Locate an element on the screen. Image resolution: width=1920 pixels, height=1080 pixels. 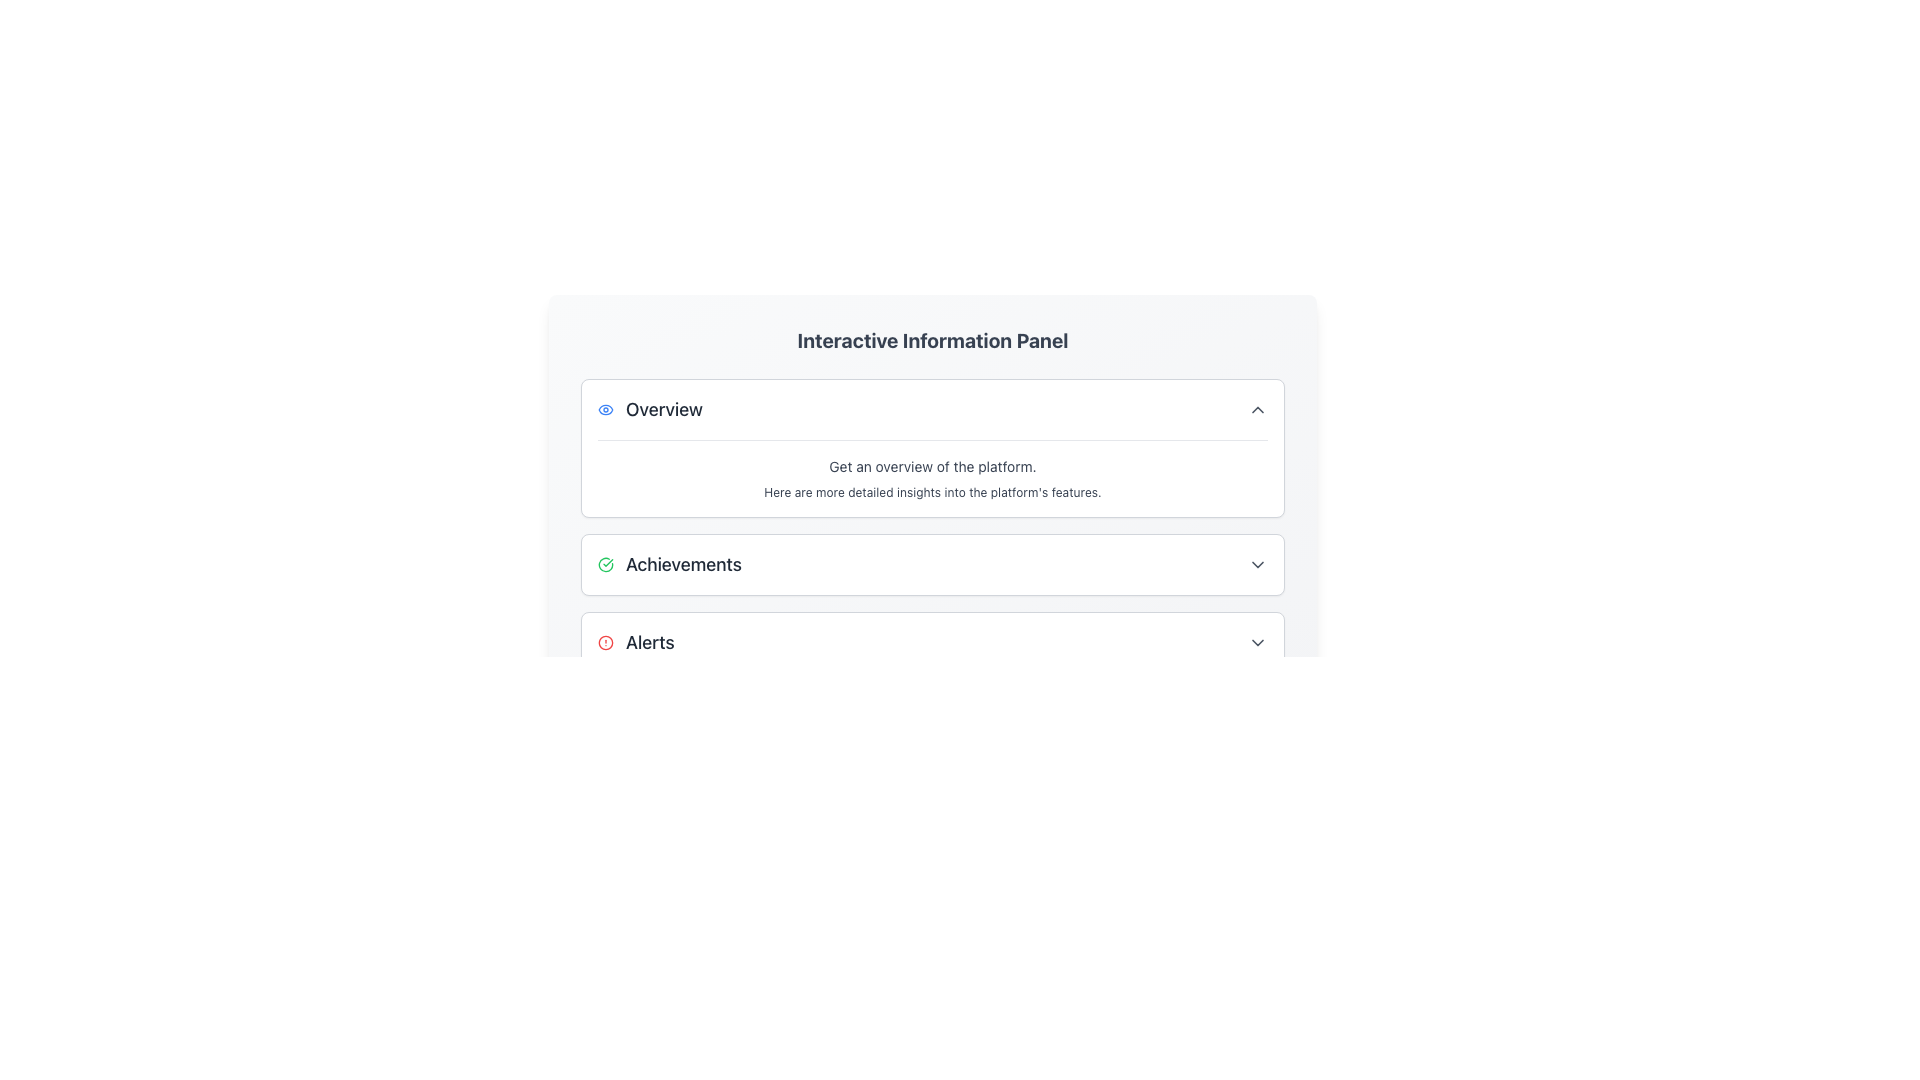
the downward-facing chevron icon in the top-right corner of the 'Alerts' section is located at coordinates (1256, 643).